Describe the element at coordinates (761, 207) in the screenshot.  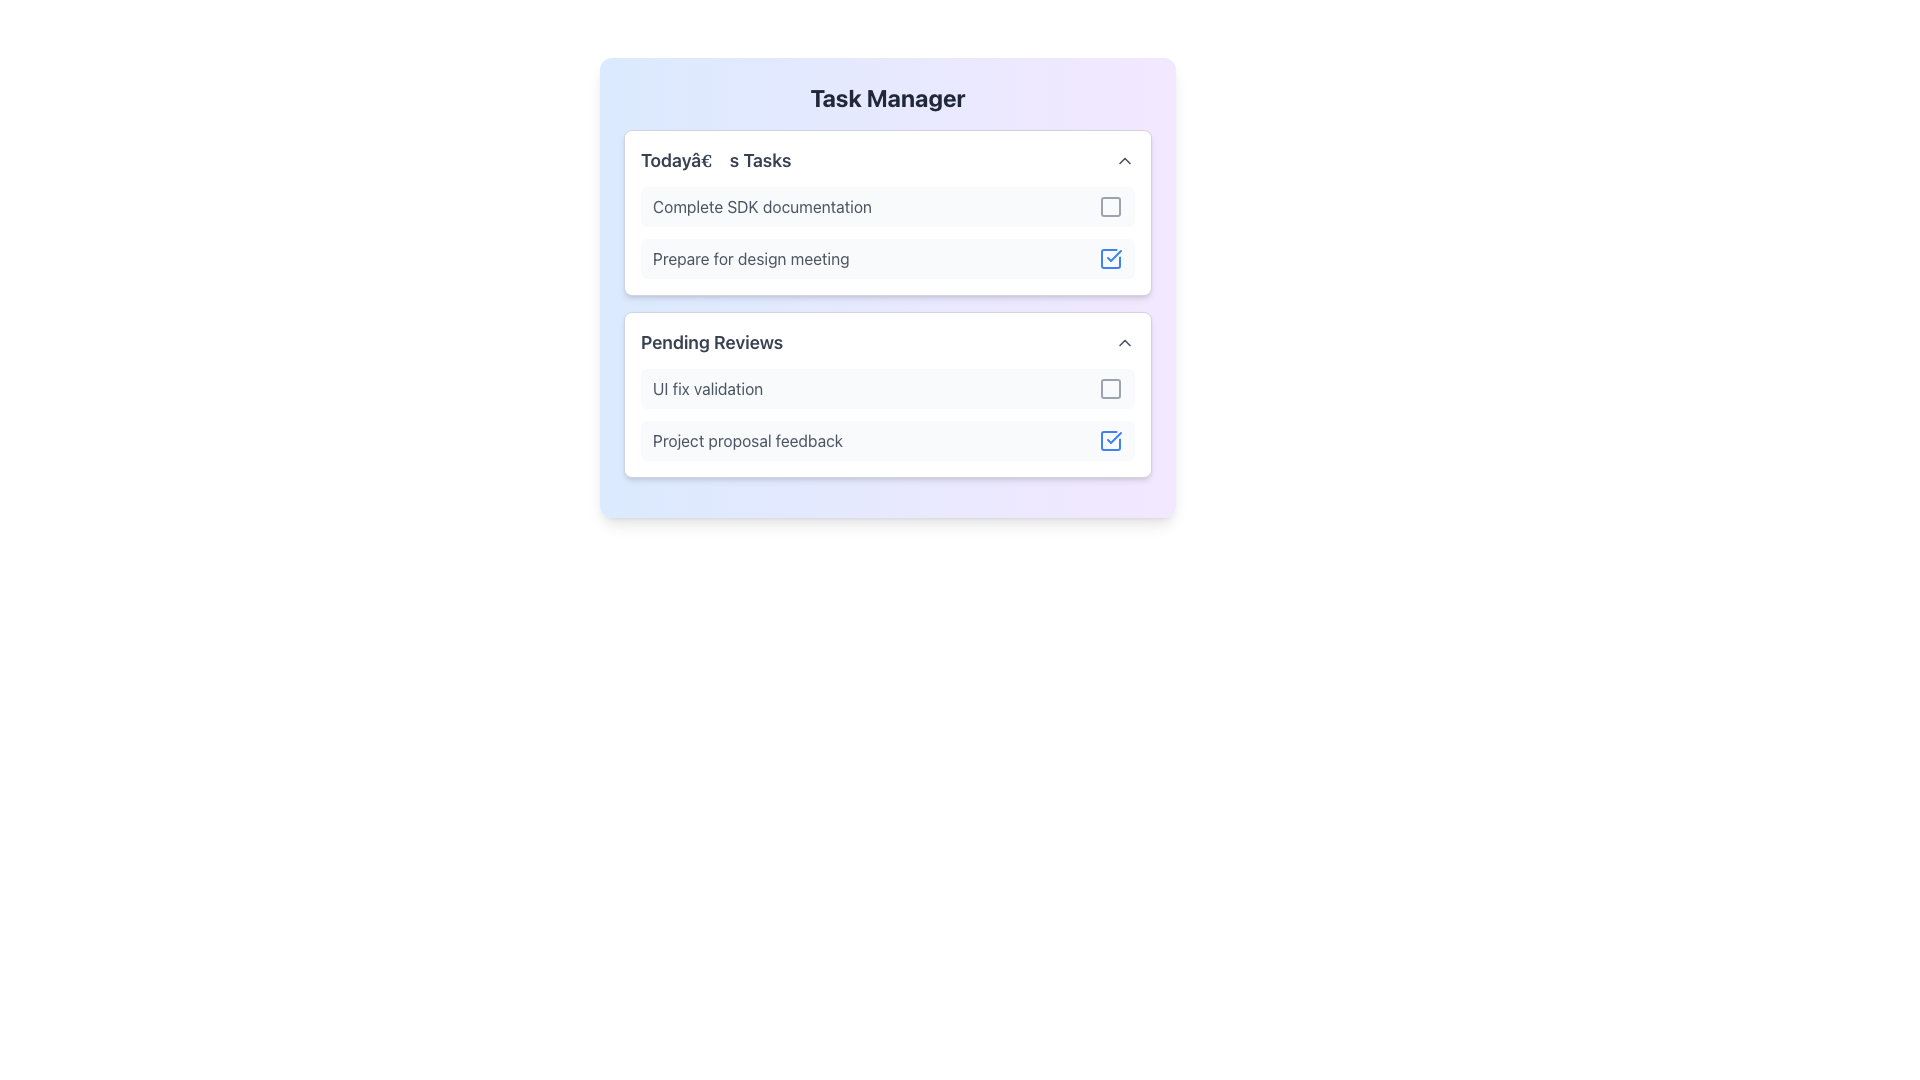
I see `the text label reading 'Complete SDK documentation' which is styled with a gray font color and located at the top of the 'Today’s Tasks' section` at that location.